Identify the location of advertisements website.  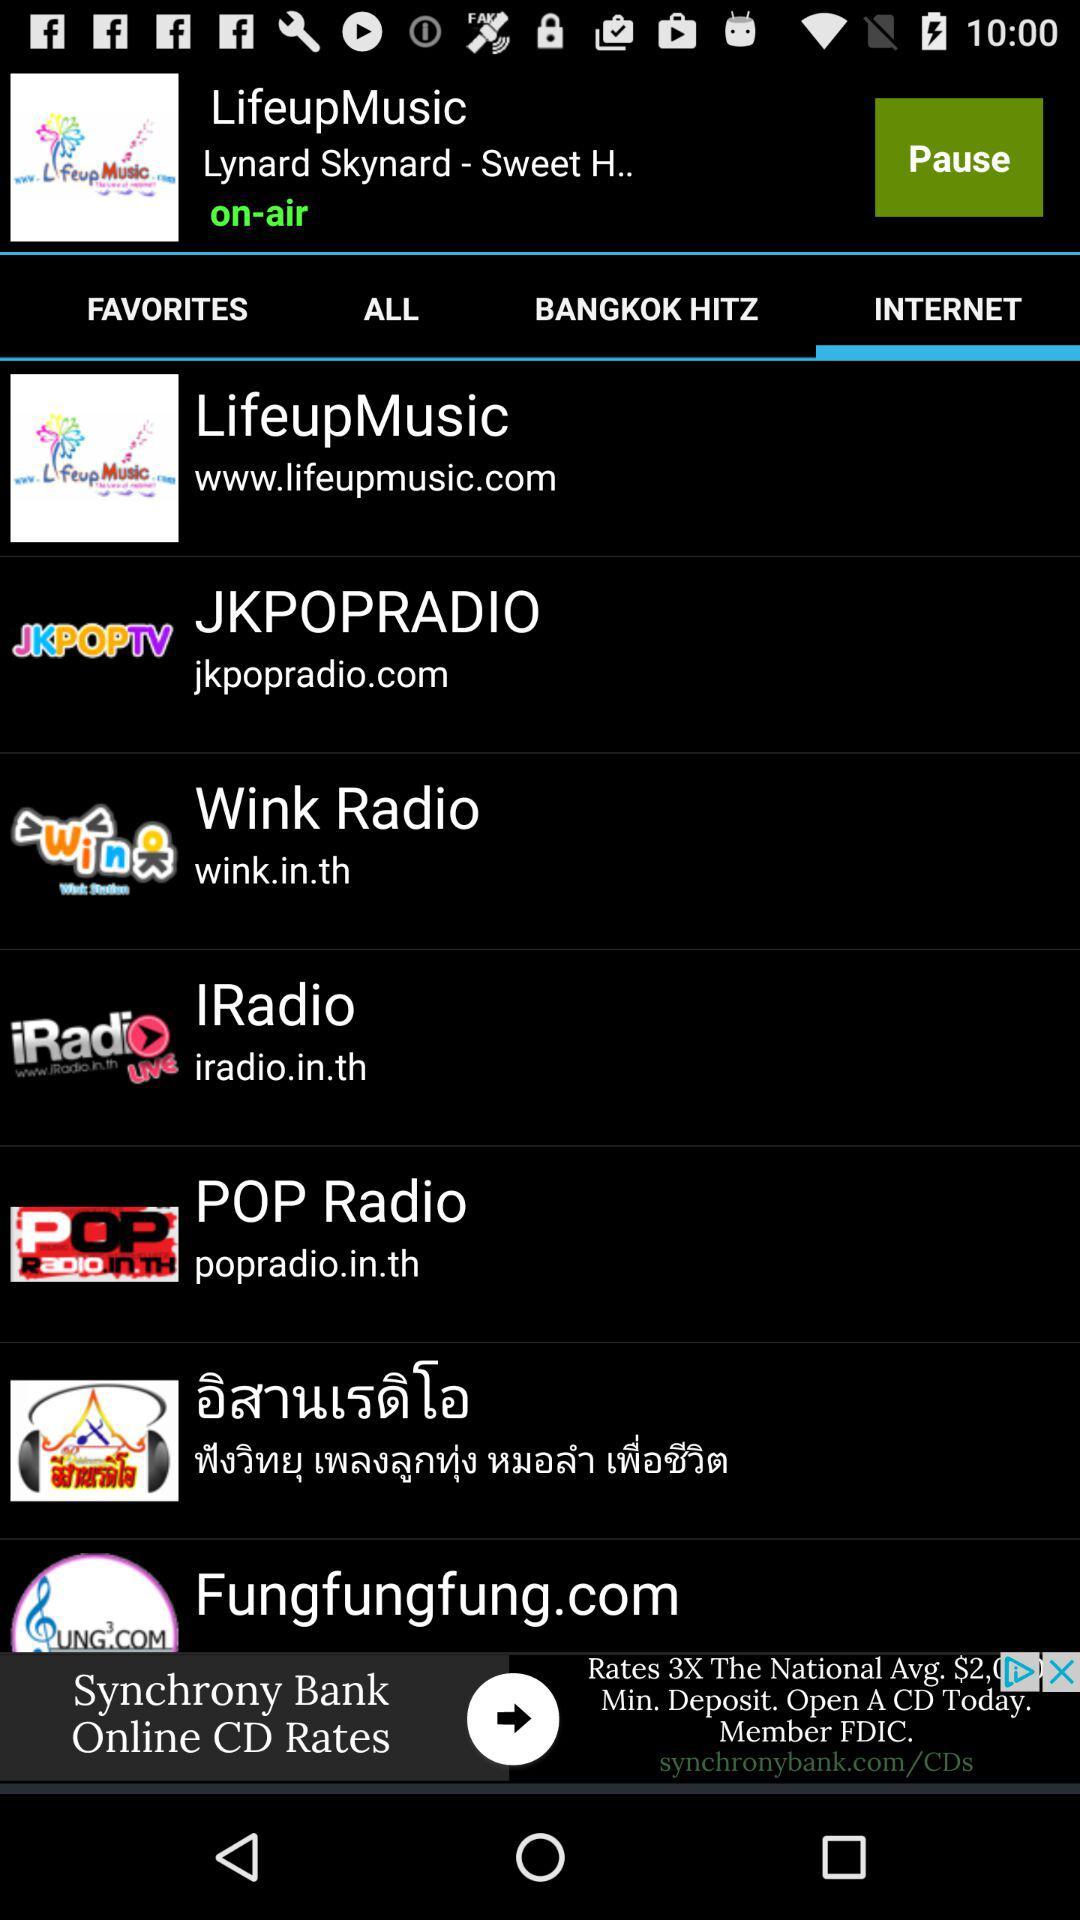
(540, 1716).